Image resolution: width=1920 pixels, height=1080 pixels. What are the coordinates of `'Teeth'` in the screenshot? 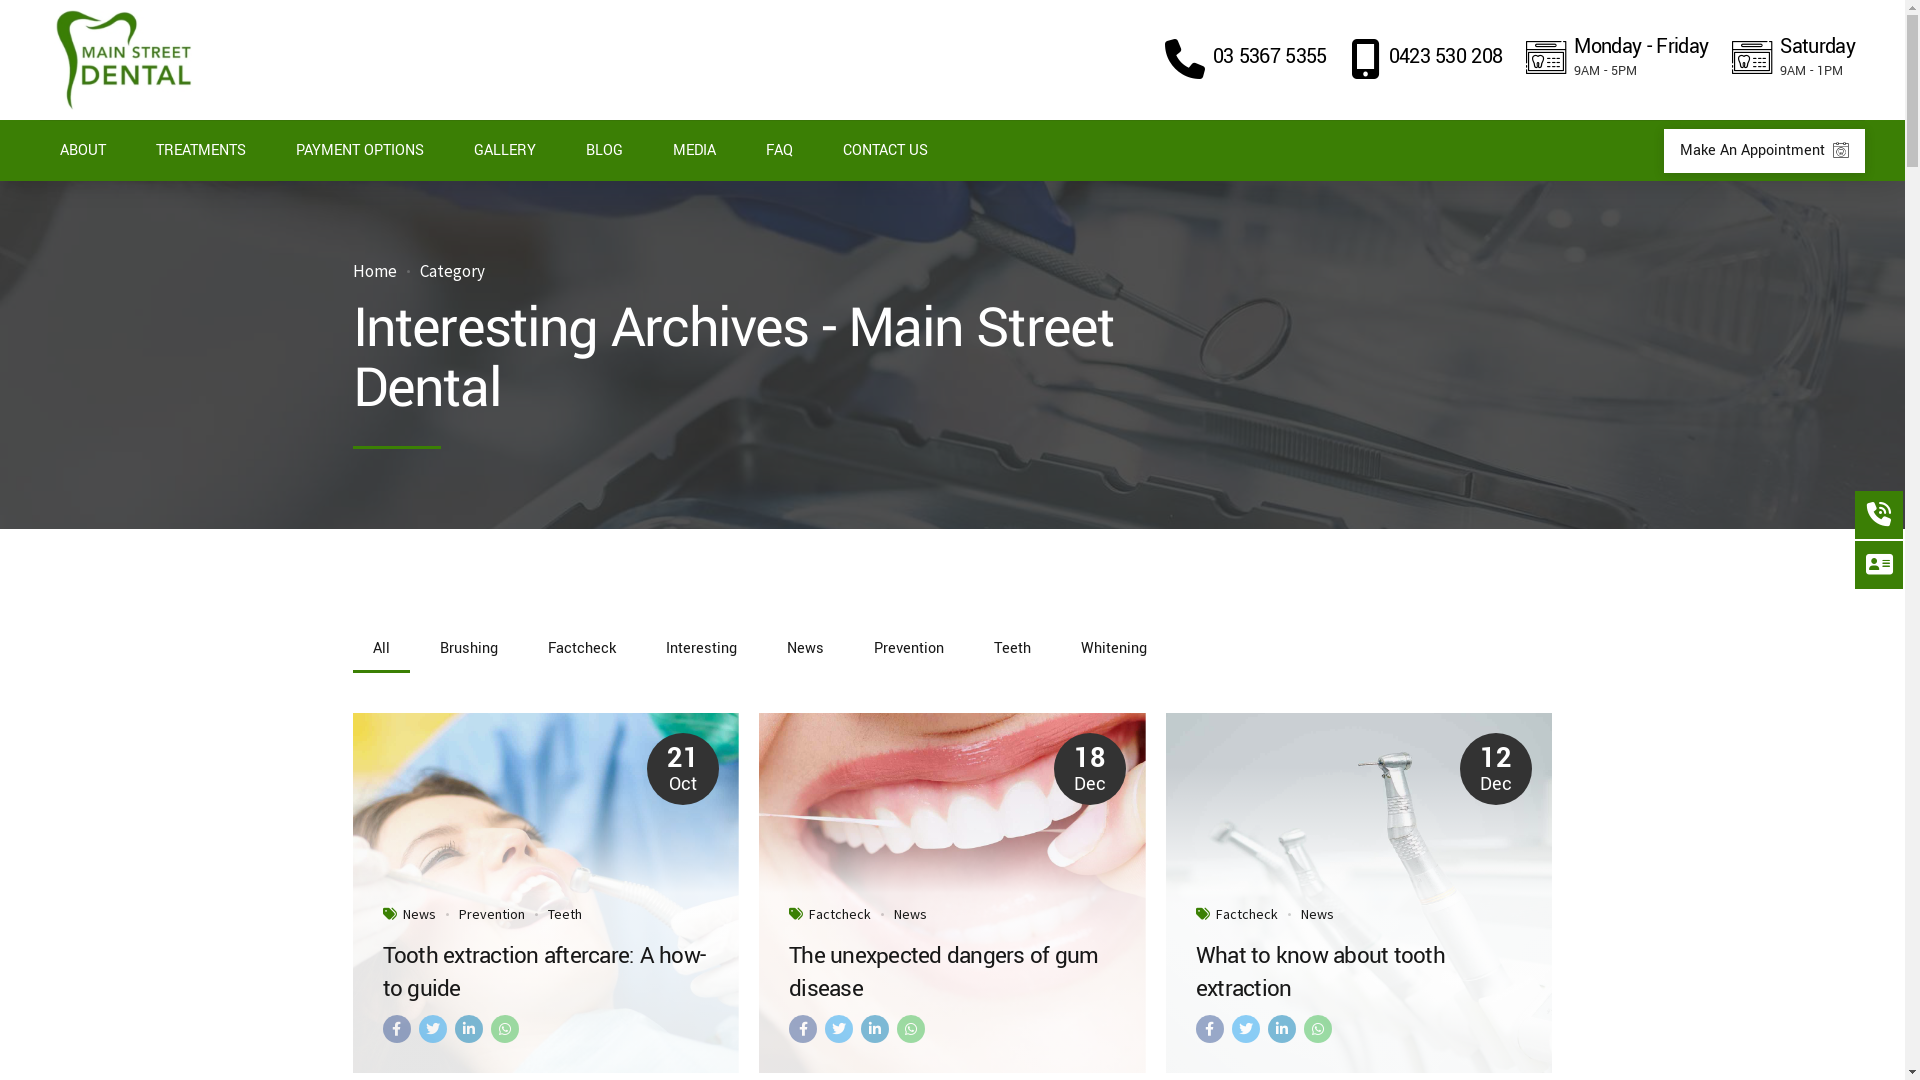 It's located at (564, 914).